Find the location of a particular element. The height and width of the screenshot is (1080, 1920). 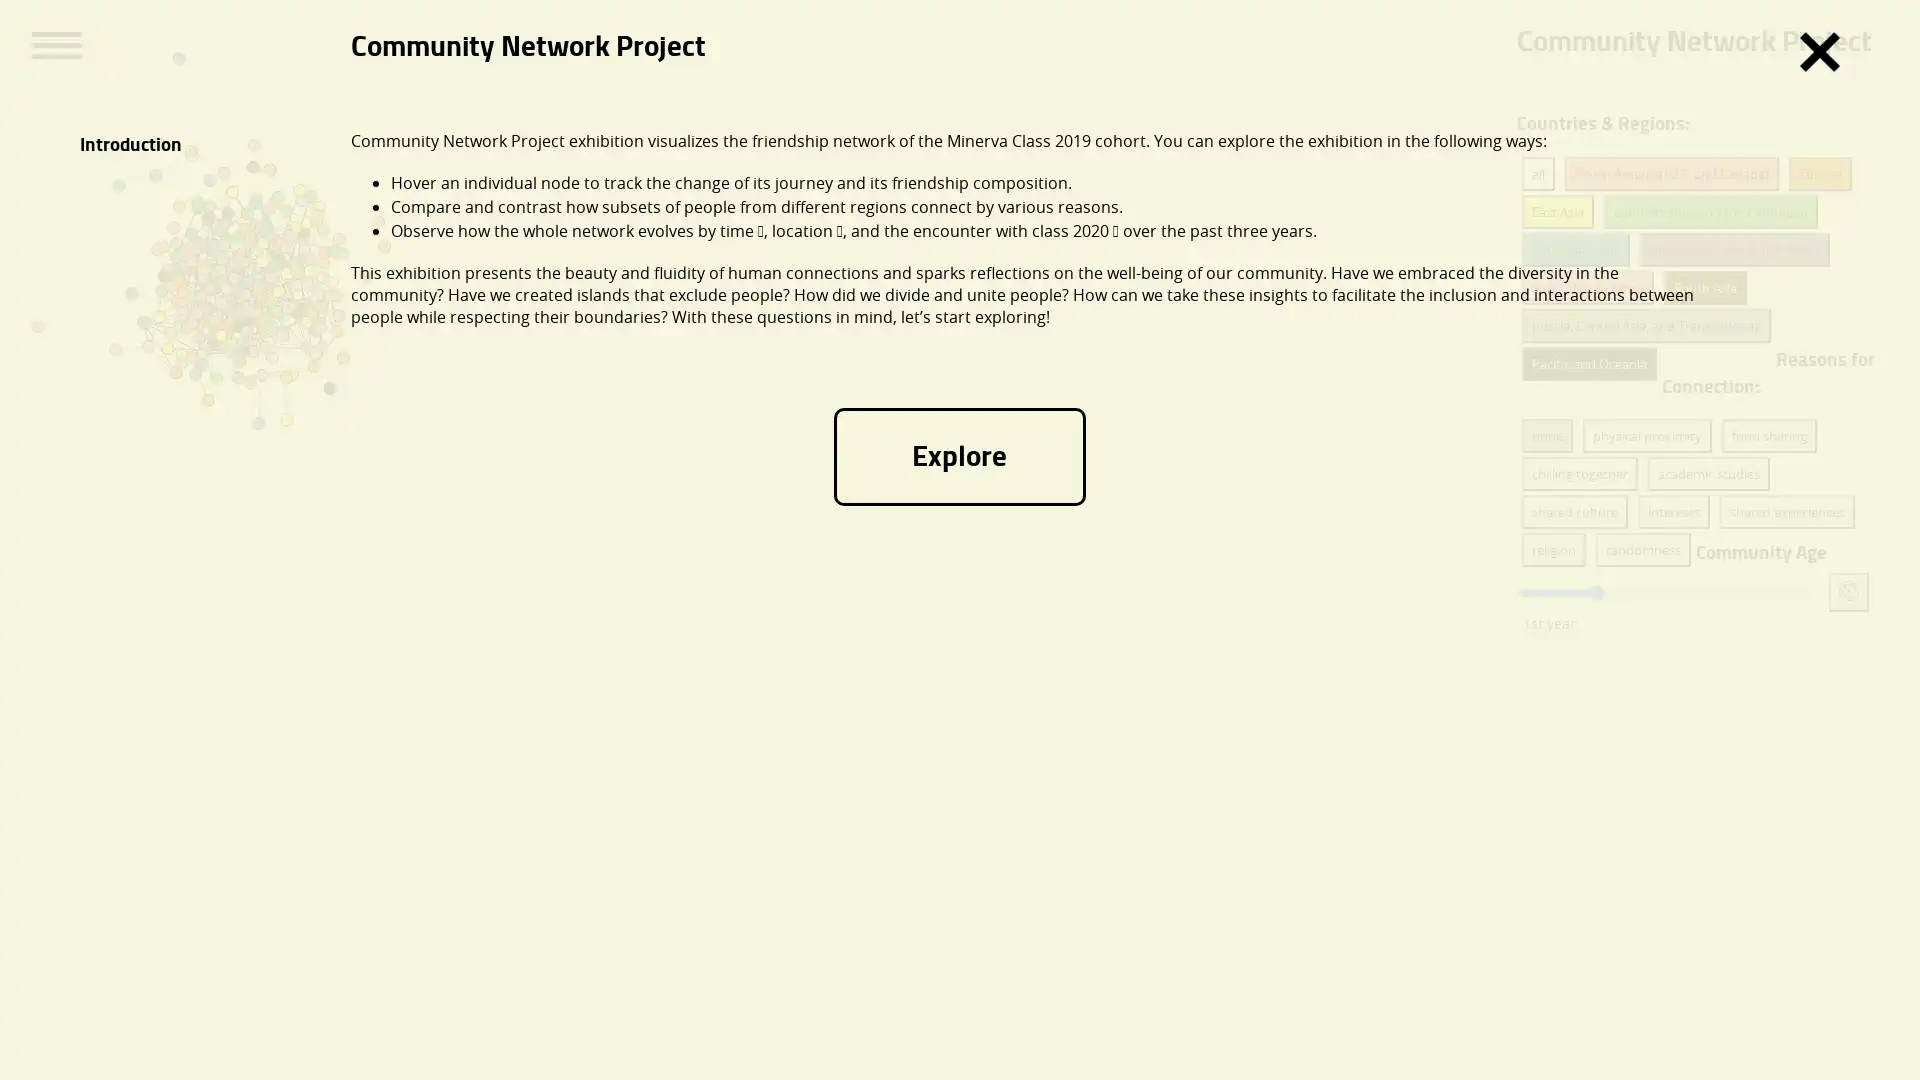

shared experiences is located at coordinates (1787, 511).